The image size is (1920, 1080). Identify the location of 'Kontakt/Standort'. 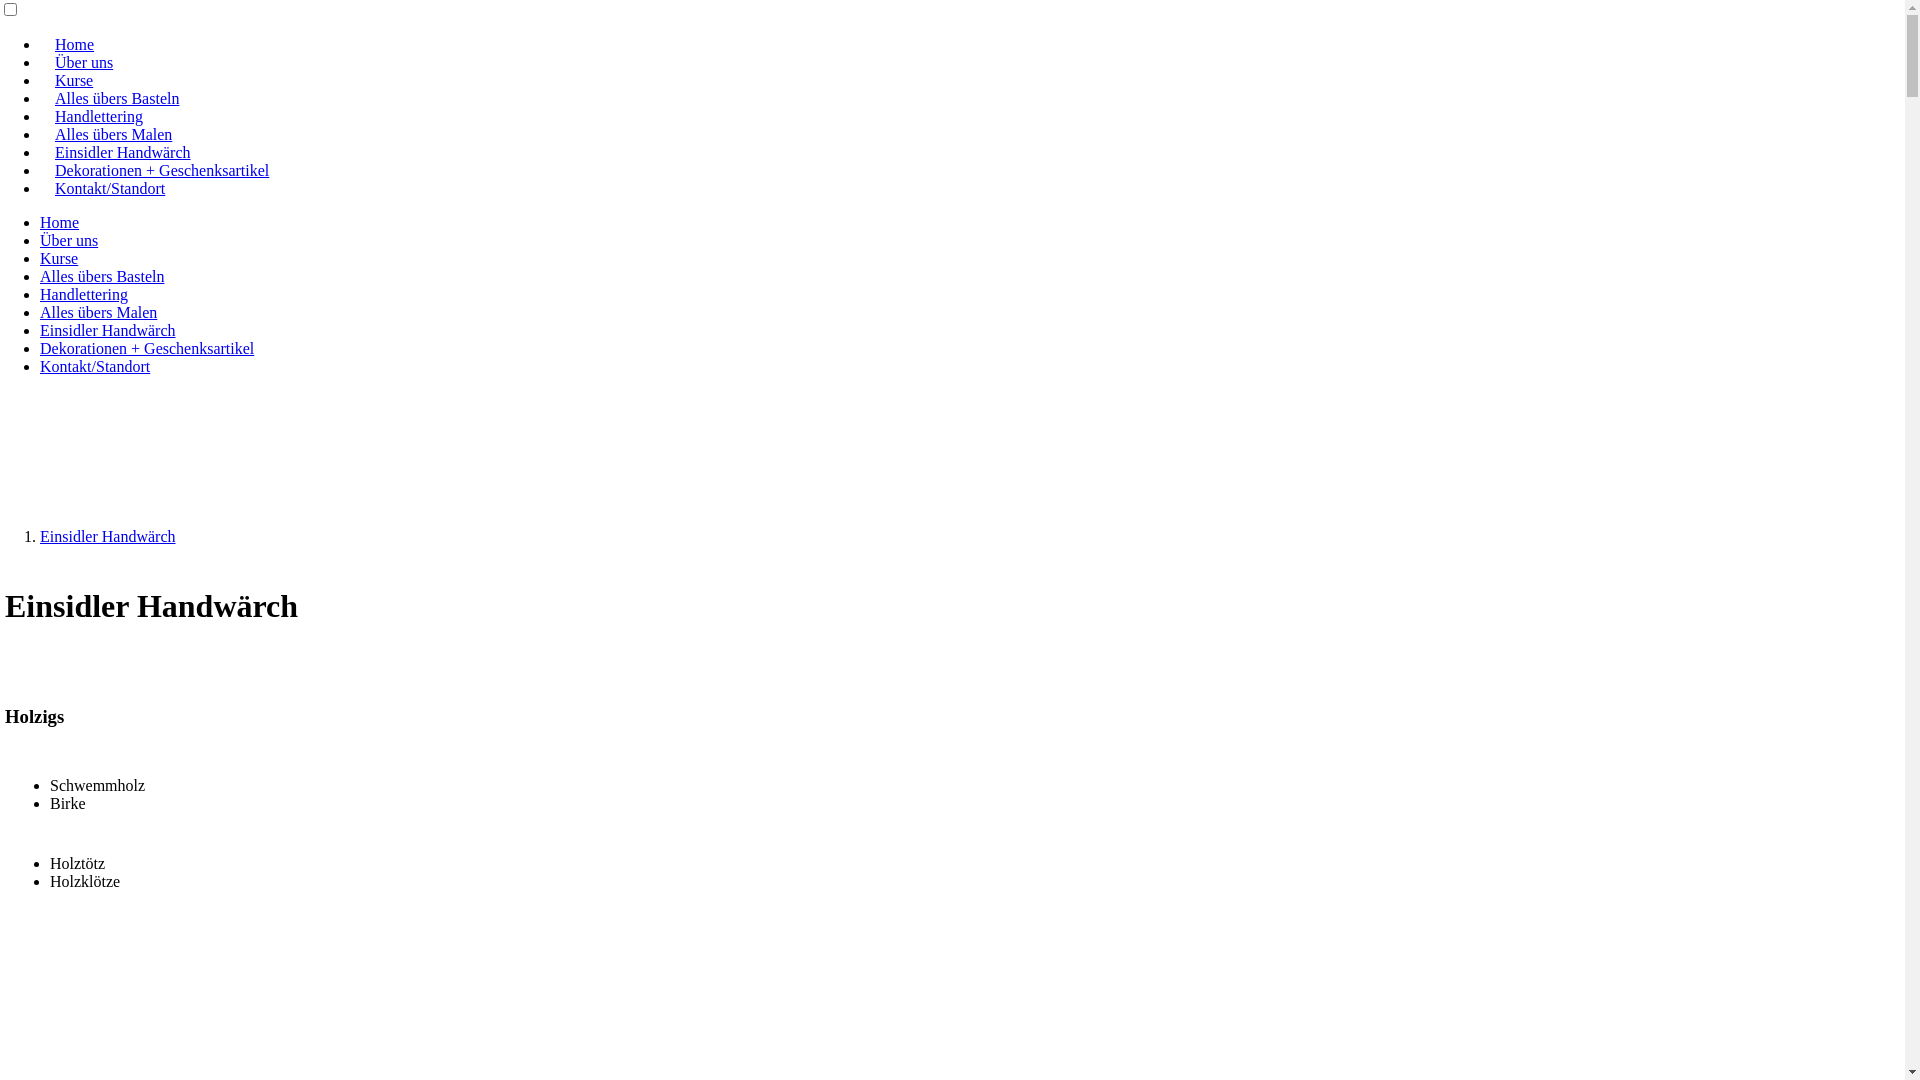
(94, 366).